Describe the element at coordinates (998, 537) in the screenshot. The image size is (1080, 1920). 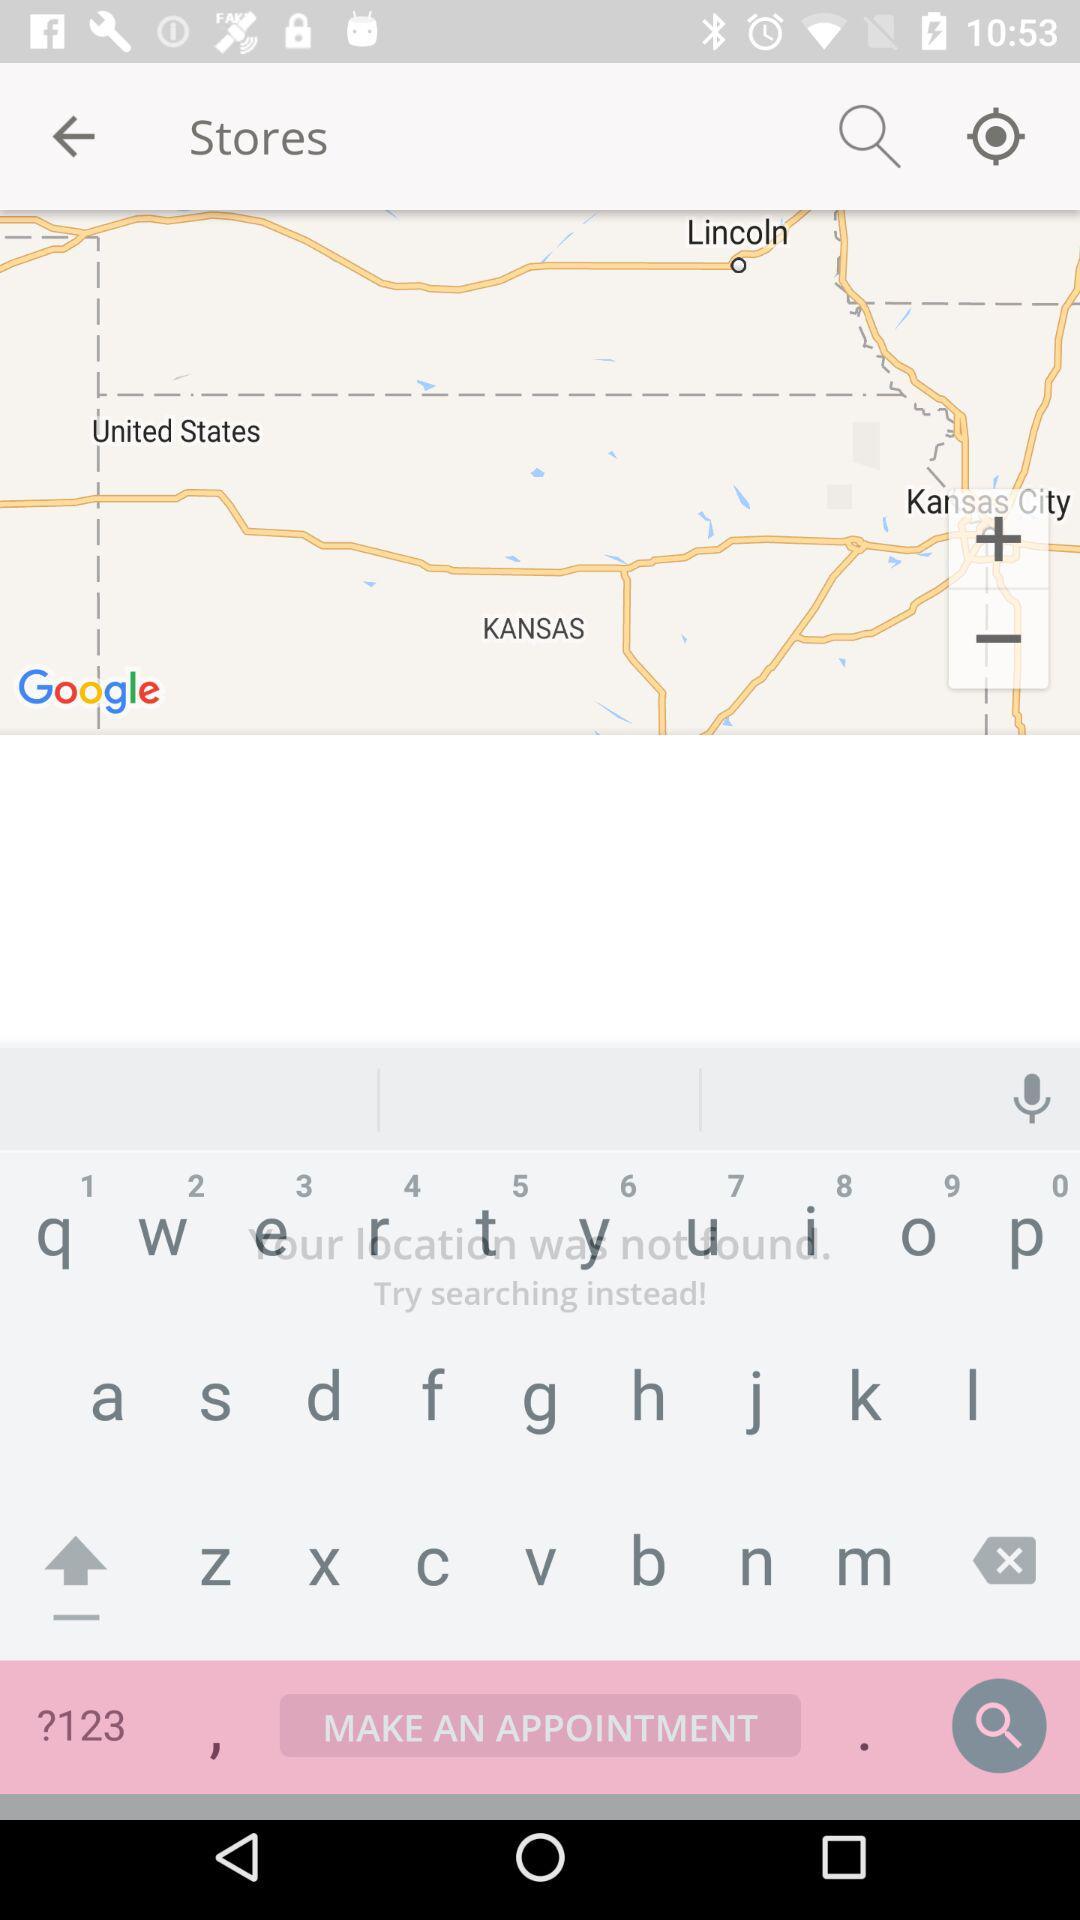
I see `the add icon` at that location.